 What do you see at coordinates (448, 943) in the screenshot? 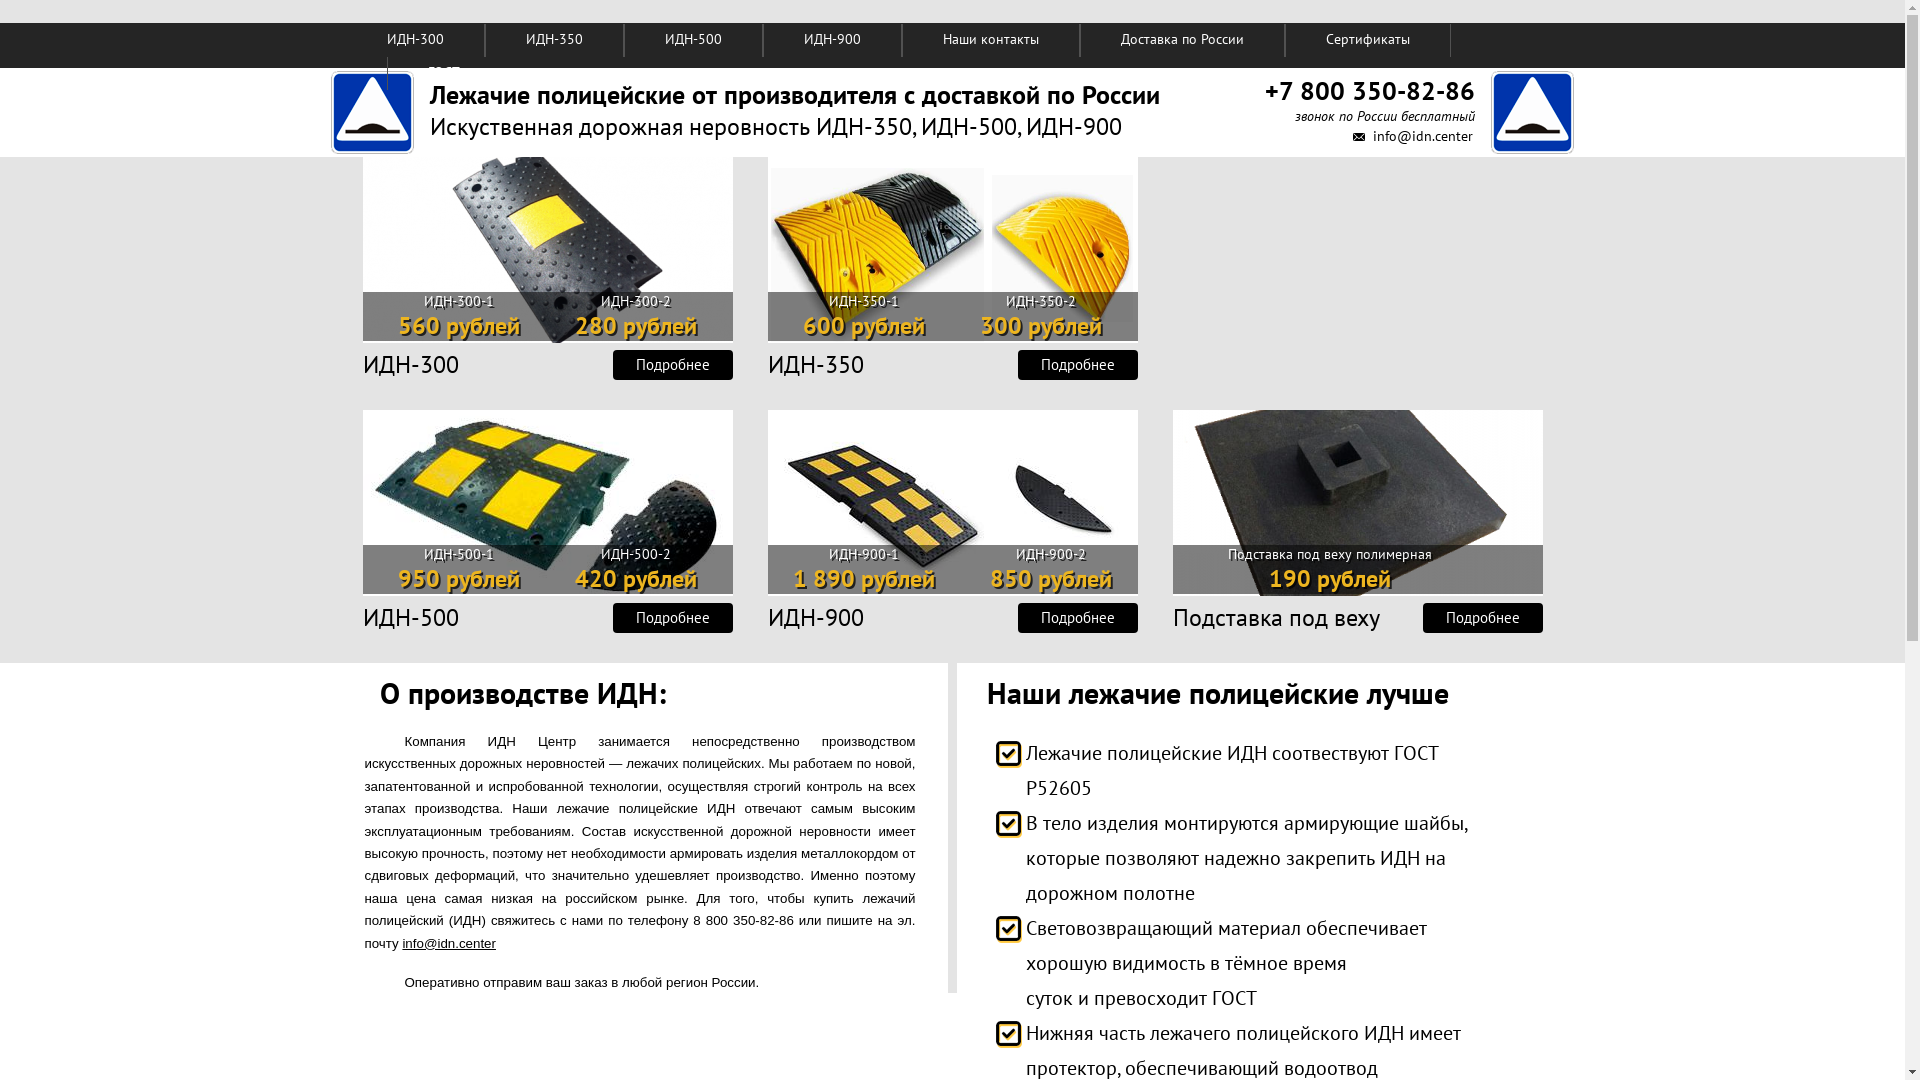
I see `'info@idn.center'` at bounding box center [448, 943].